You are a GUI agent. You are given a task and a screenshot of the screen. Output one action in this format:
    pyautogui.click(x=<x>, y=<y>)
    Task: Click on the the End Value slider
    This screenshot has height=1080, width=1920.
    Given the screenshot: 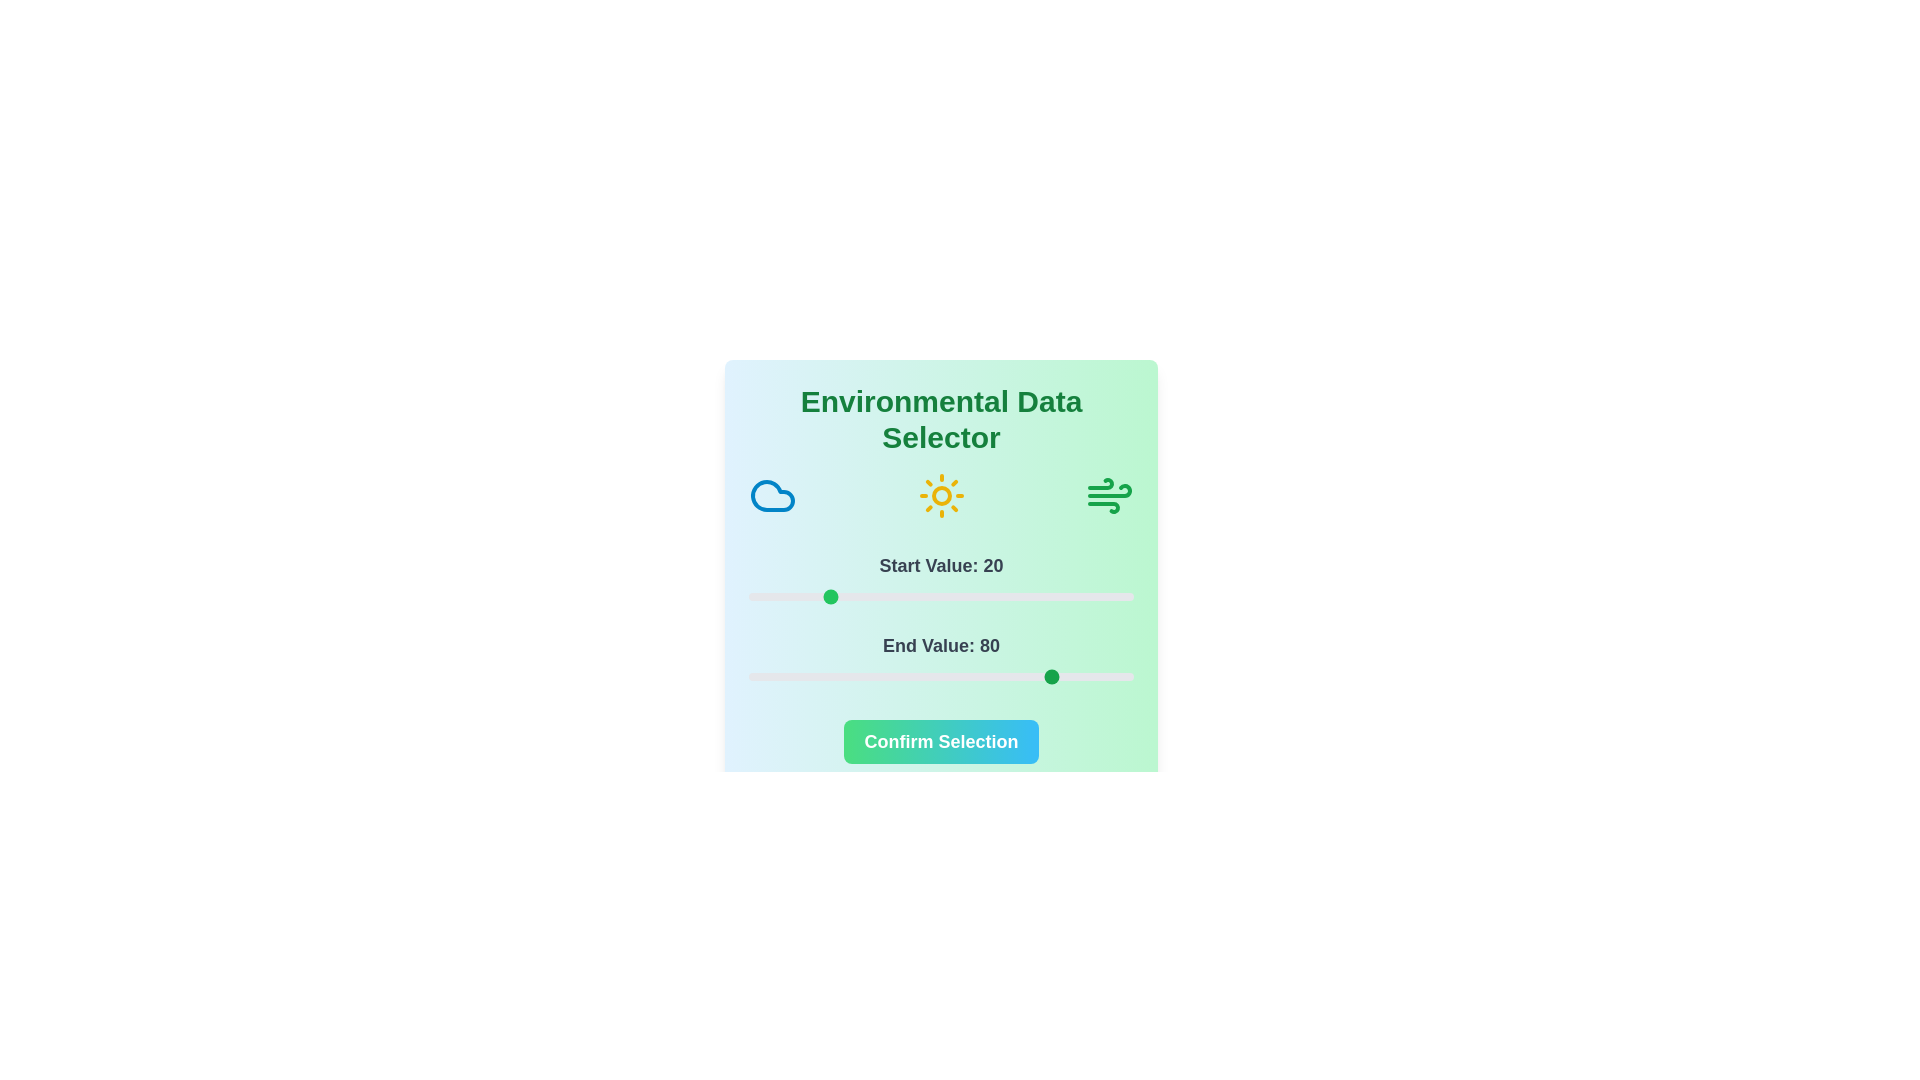 What is the action you would take?
    pyautogui.click(x=898, y=676)
    